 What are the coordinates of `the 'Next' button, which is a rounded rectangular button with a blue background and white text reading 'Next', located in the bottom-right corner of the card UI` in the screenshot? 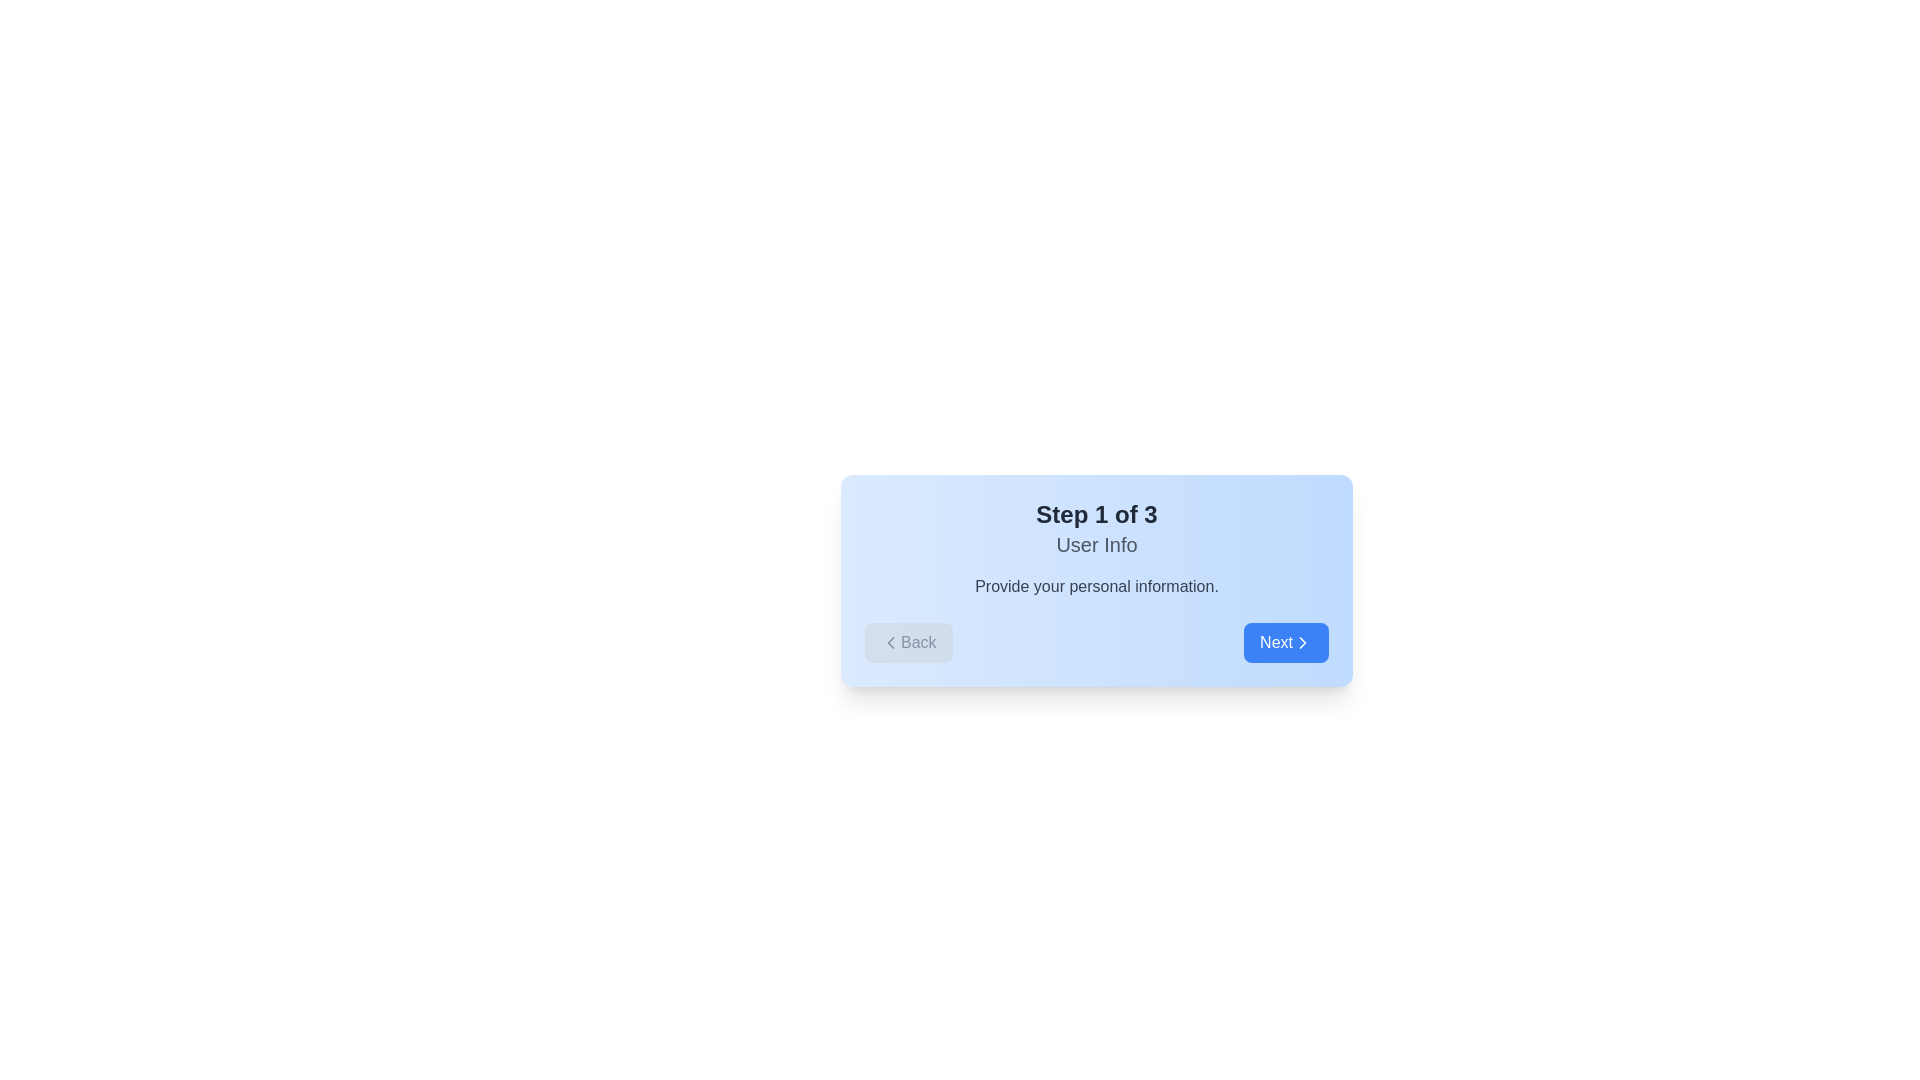 It's located at (1286, 643).